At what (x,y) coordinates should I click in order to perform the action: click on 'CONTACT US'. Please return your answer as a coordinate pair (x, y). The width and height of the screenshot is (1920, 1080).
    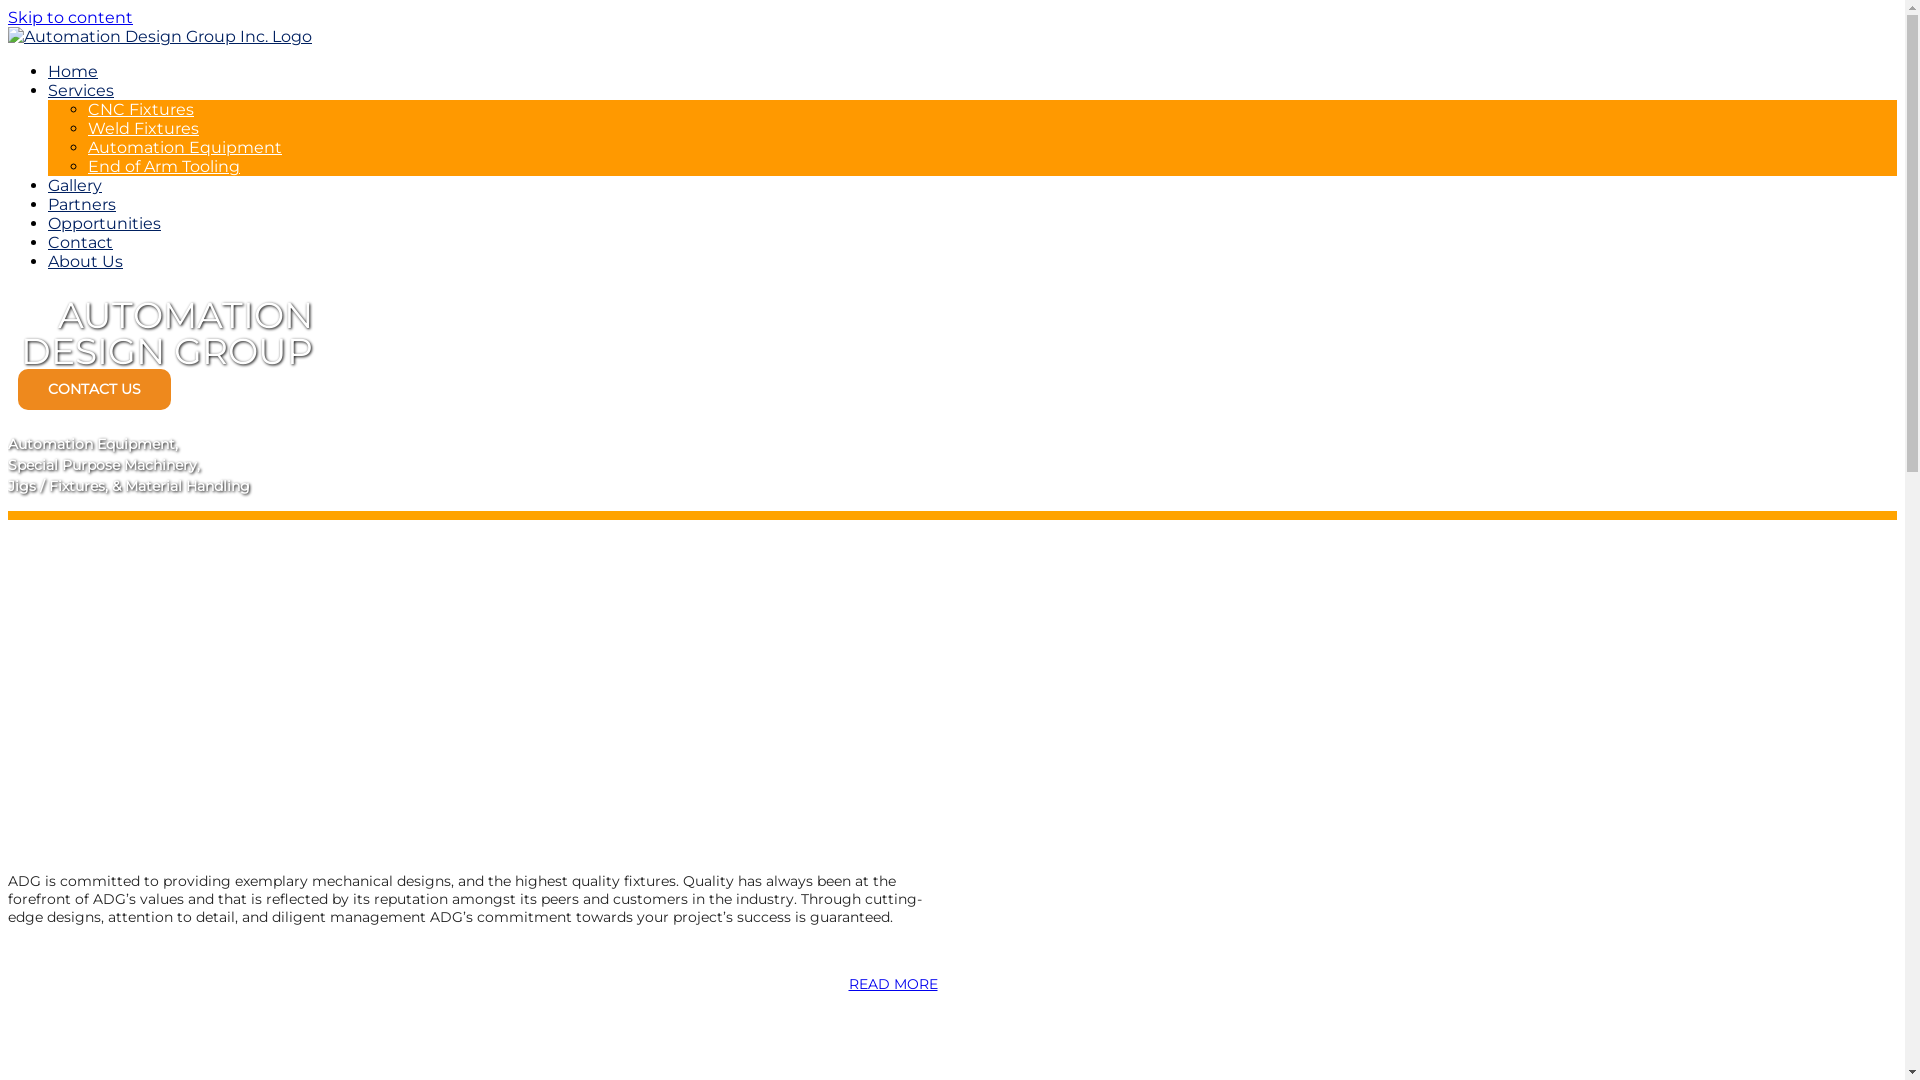
    Looking at the image, I should click on (93, 389).